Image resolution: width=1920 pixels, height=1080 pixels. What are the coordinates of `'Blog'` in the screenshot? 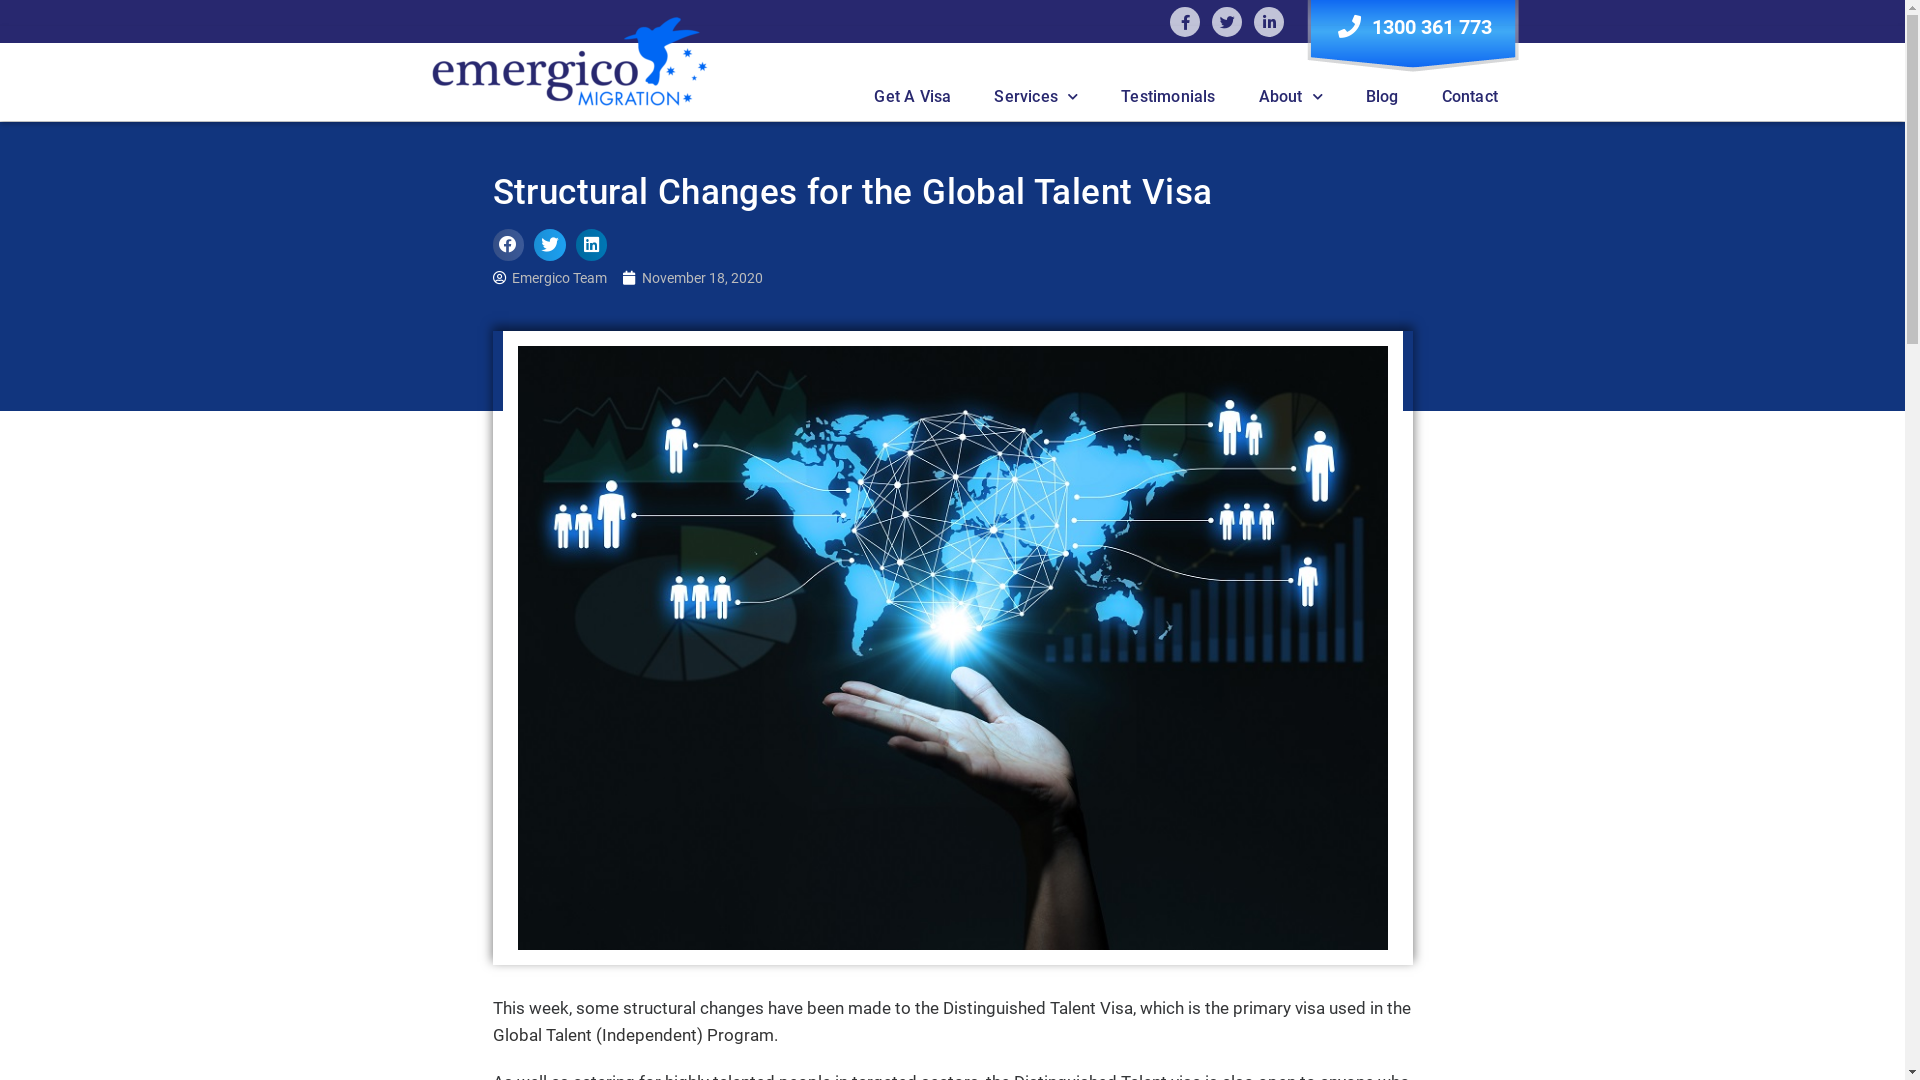 It's located at (1381, 96).